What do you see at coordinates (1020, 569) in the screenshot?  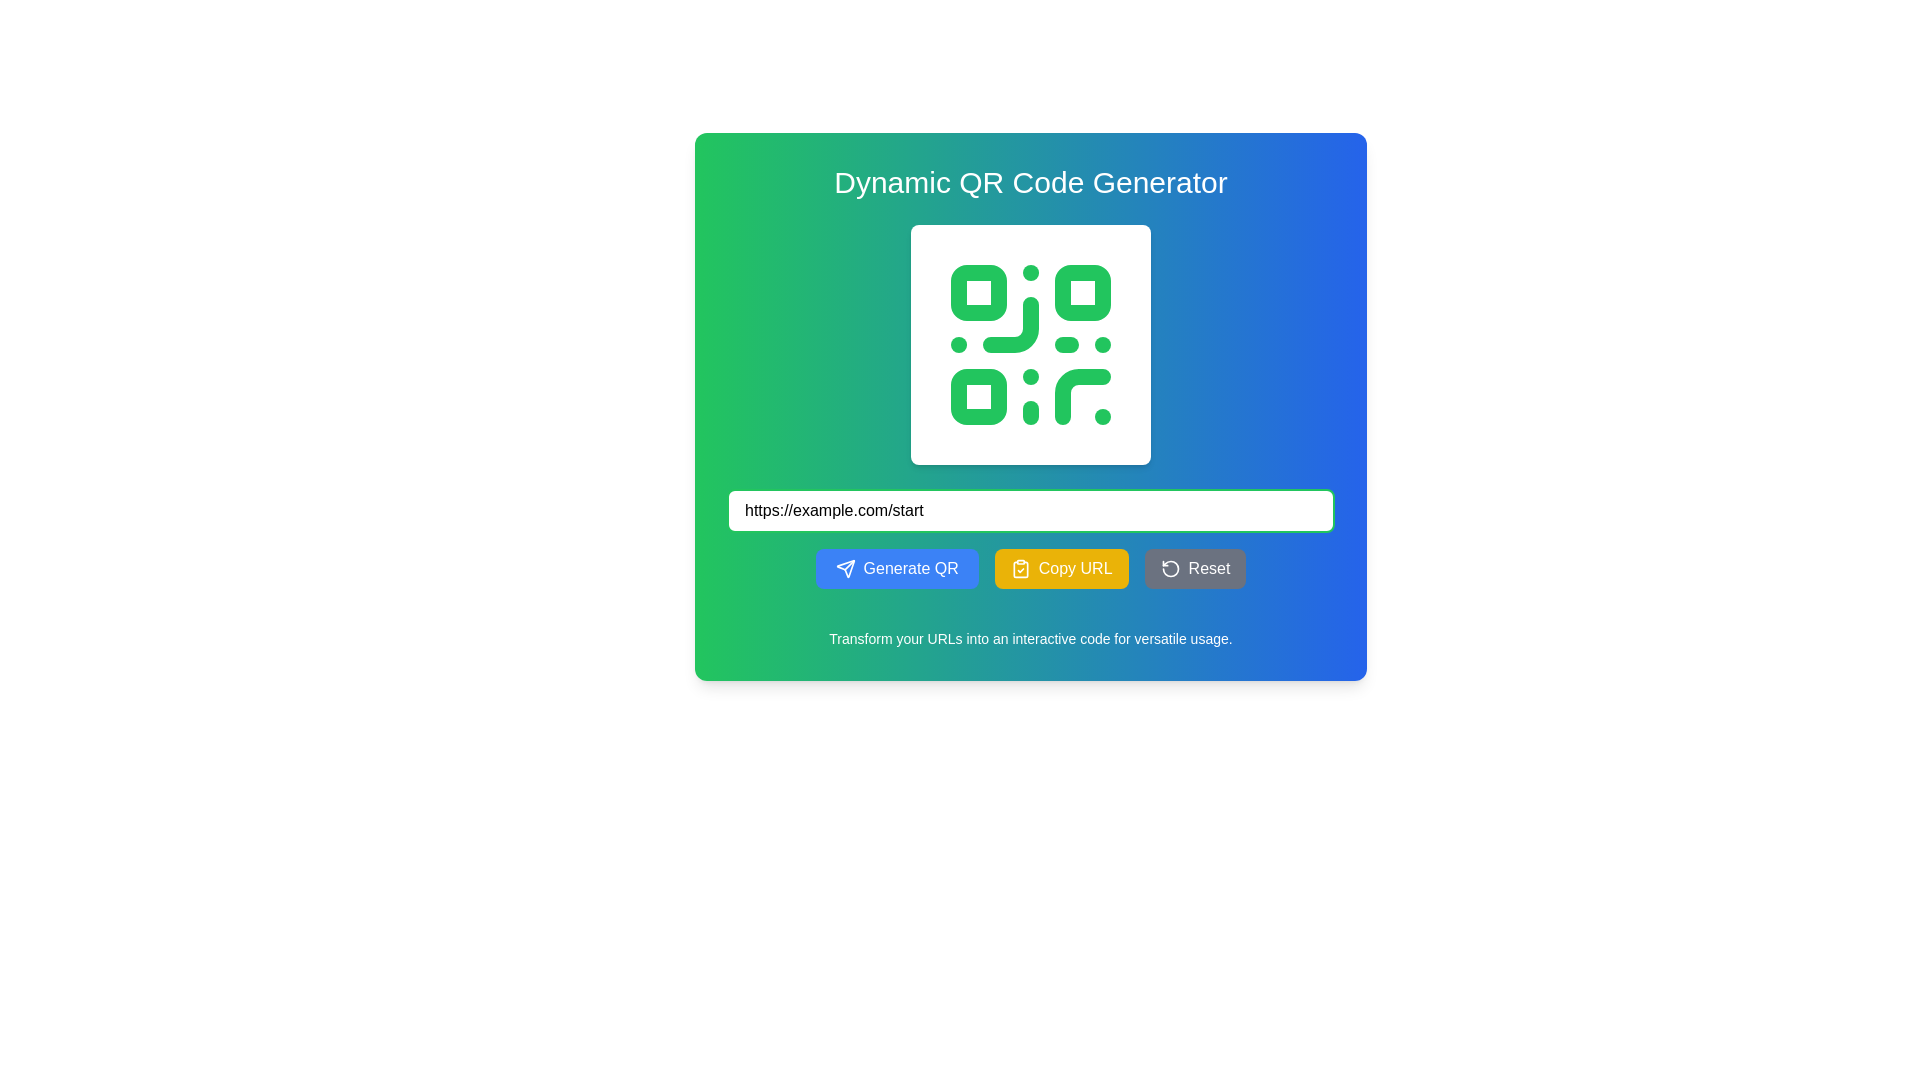 I see `the decorative Vector icon representing a clipboard with a checkmark, located in the lower-right portion of the interface near the interactive options below the QR code area` at bounding box center [1020, 569].